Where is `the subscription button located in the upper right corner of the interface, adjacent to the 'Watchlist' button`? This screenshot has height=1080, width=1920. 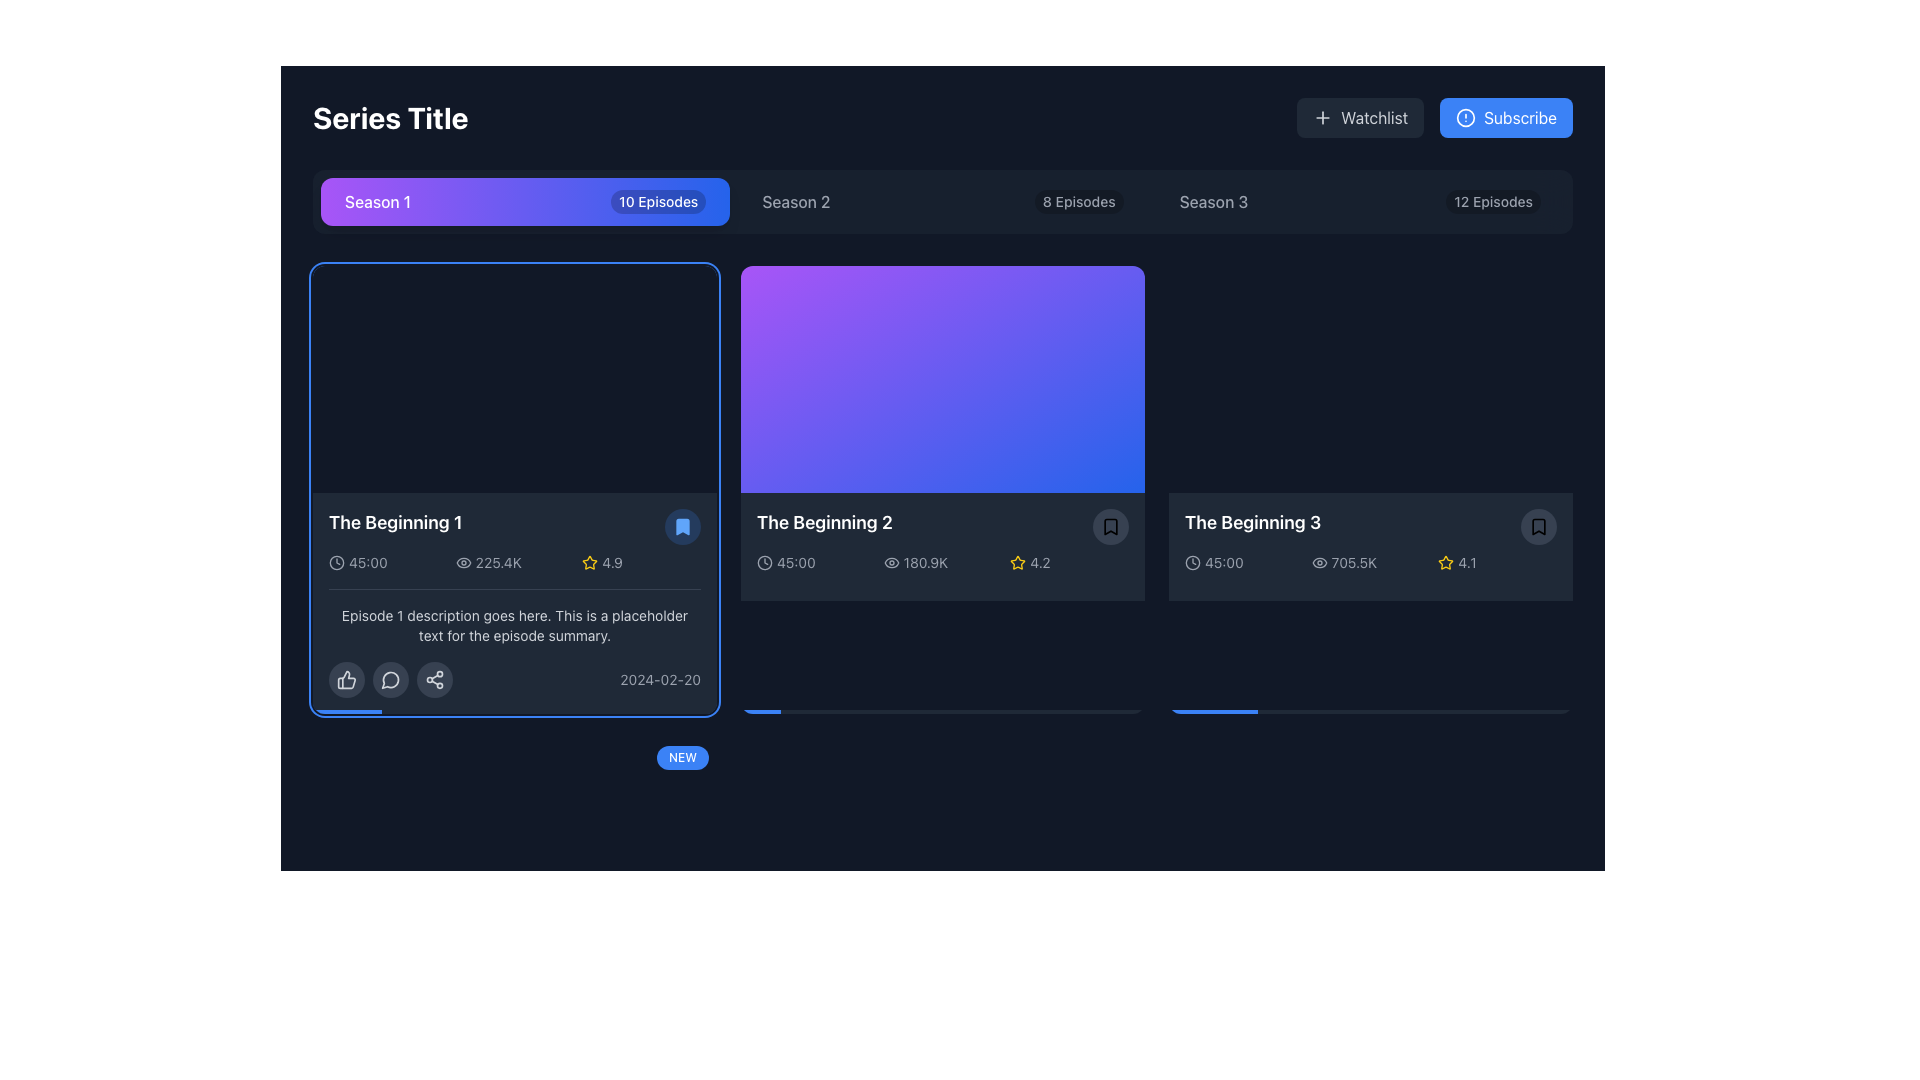
the subscription button located in the upper right corner of the interface, adjacent to the 'Watchlist' button is located at coordinates (1506, 118).